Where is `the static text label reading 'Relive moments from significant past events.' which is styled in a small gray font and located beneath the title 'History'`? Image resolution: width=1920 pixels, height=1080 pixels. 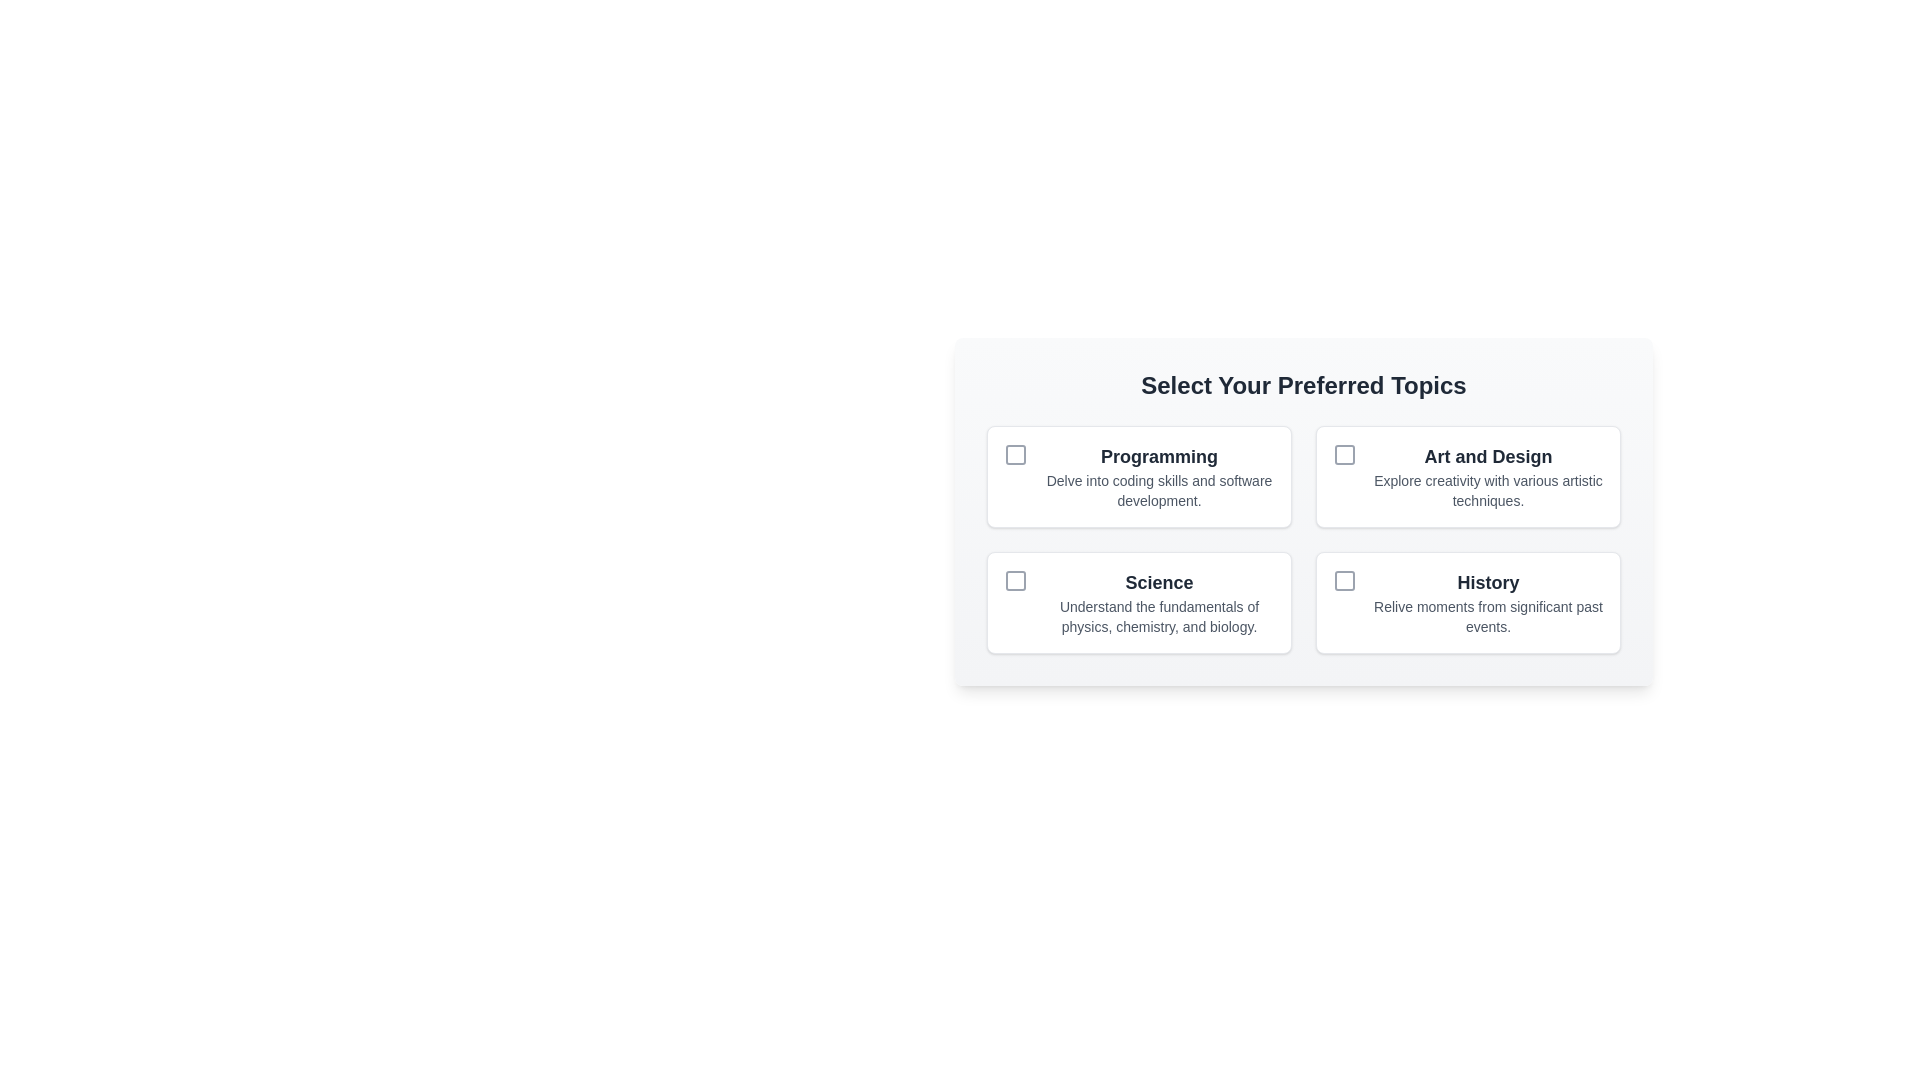 the static text label reading 'Relive moments from significant past events.' which is styled in a small gray font and located beneath the title 'History' is located at coordinates (1488, 616).